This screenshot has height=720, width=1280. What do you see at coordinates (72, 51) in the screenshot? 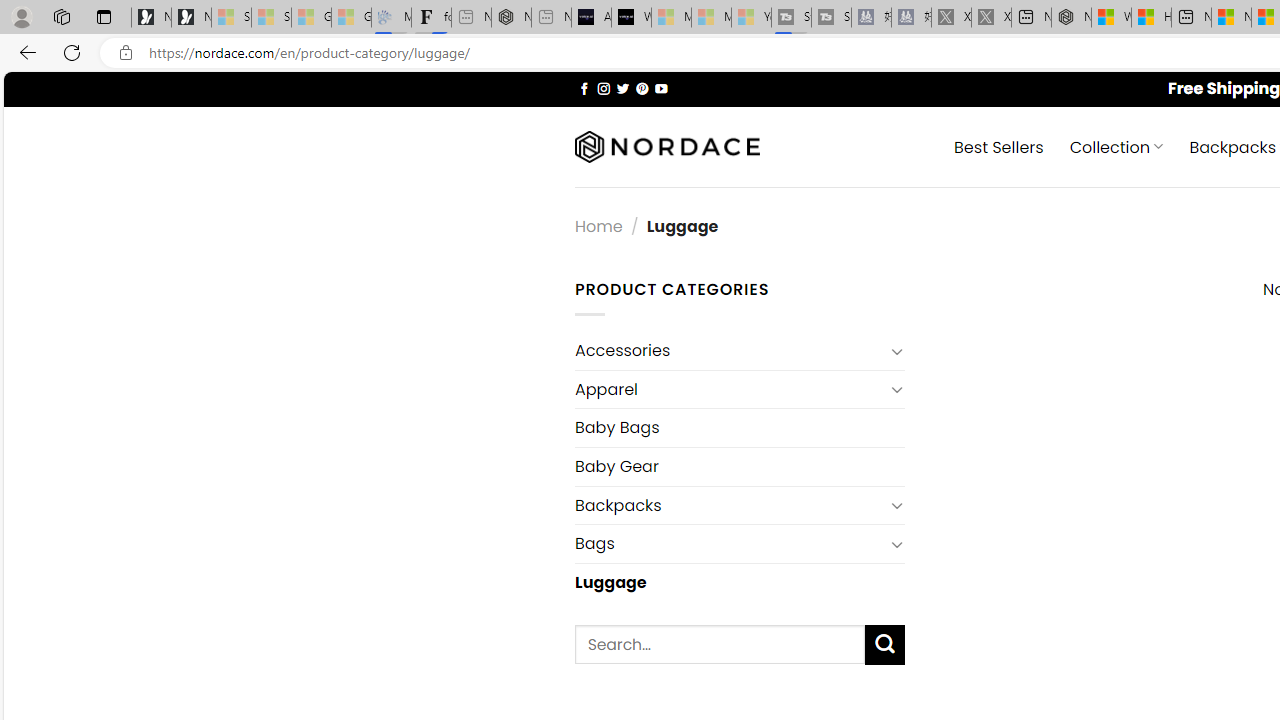
I see `'Refresh'` at bounding box center [72, 51].